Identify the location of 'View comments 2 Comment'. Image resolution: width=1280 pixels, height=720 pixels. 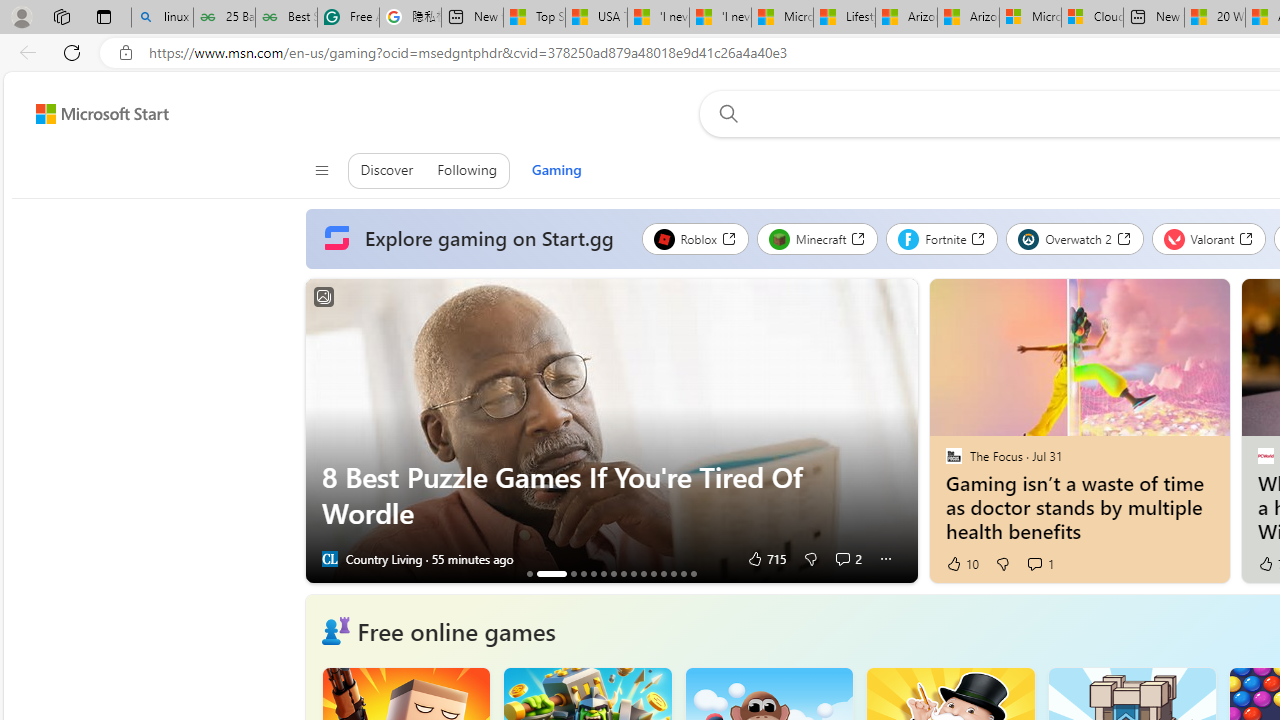
(848, 559).